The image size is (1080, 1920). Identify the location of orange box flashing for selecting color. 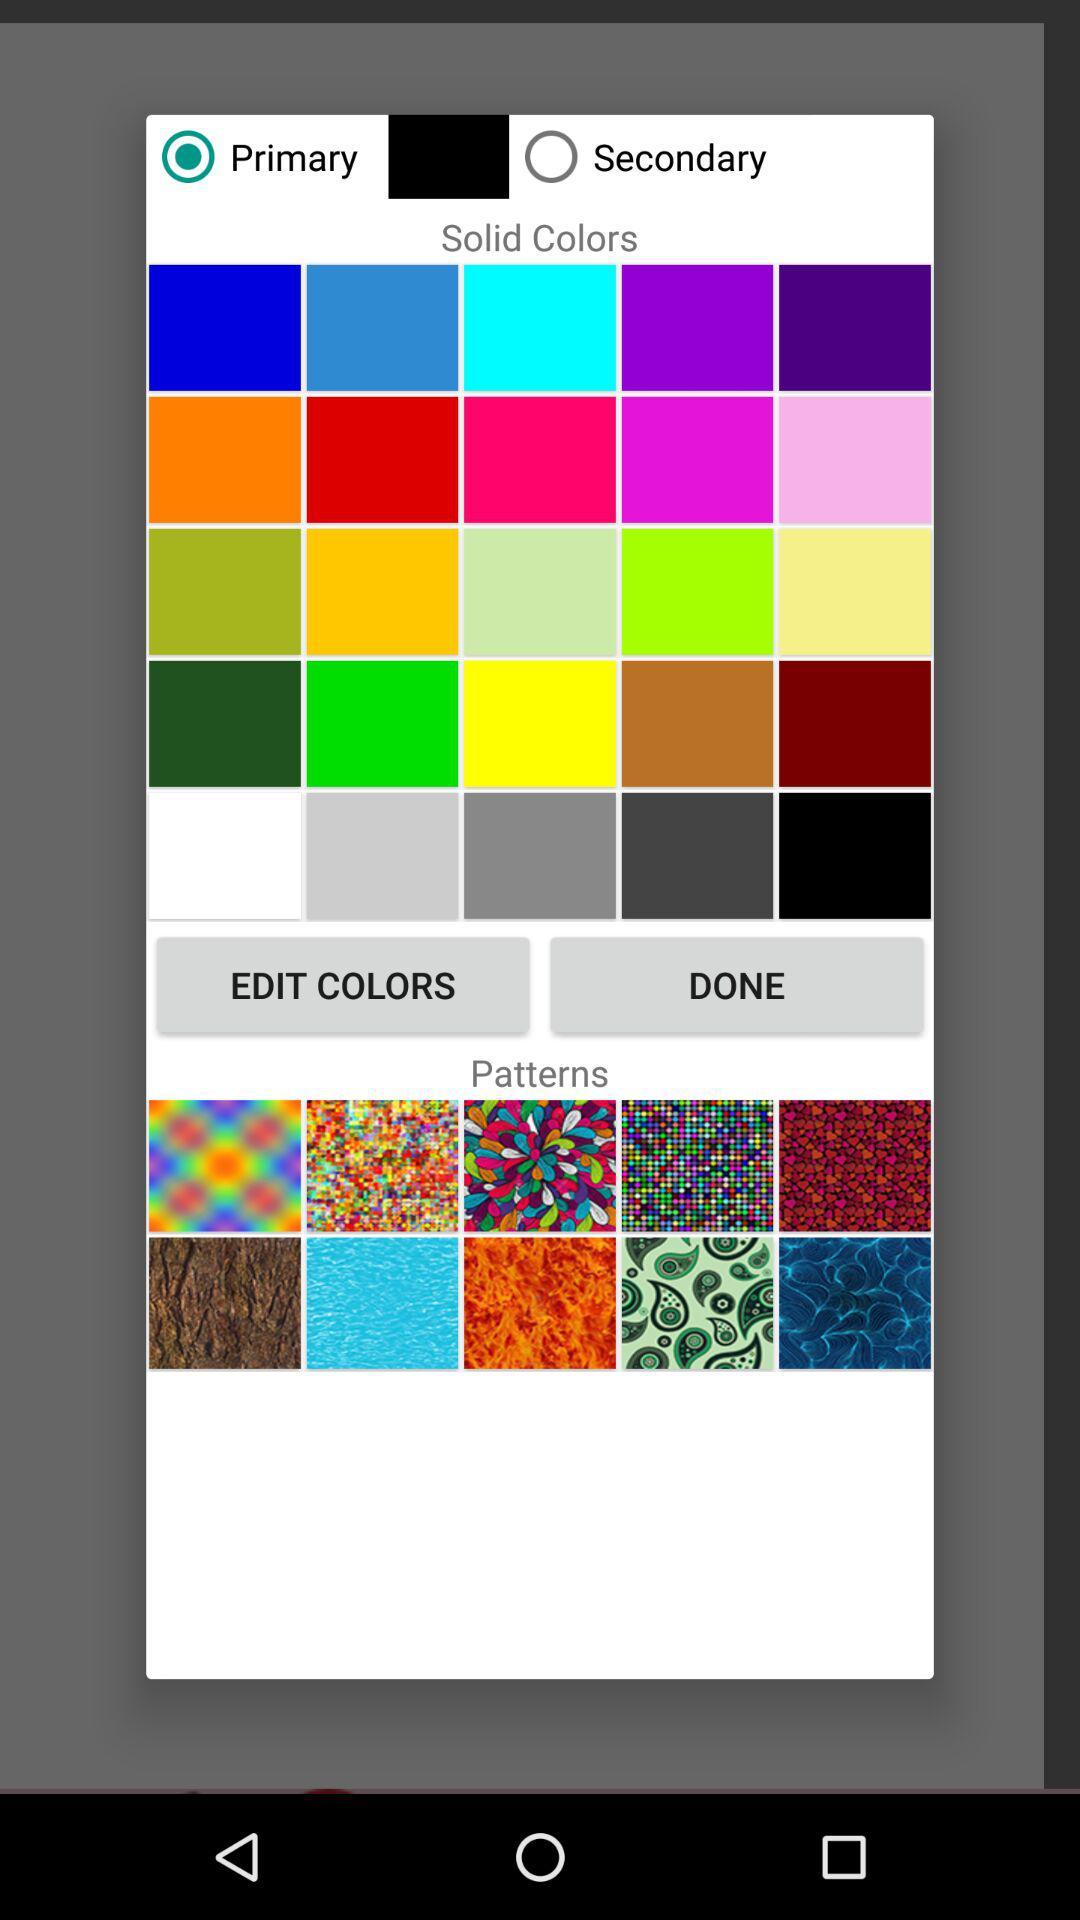
(224, 590).